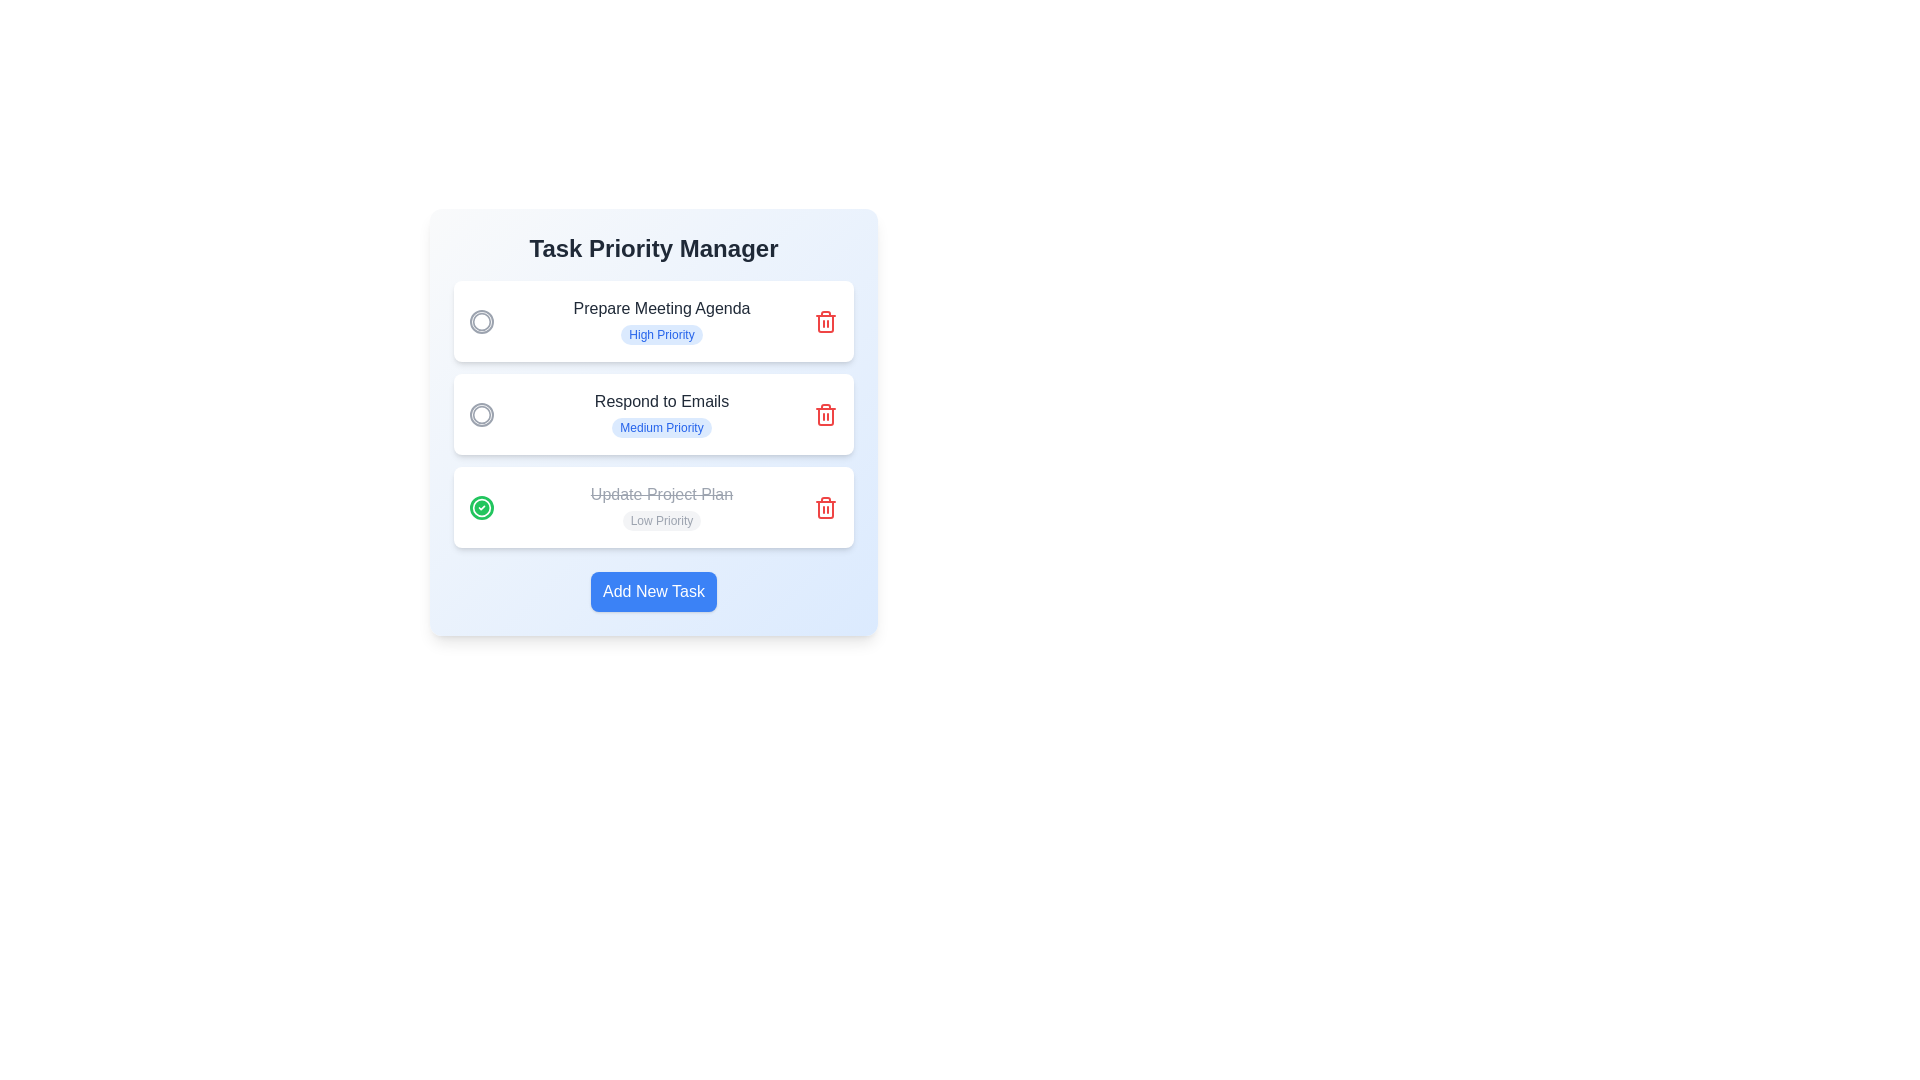  Describe the element at coordinates (481, 413) in the screenshot. I see `the interactive icon or indicator, a circle with a distinct border, located to the far left of the 'Prepare Meeting Agenda - High Priority' task row, to change its state` at that location.